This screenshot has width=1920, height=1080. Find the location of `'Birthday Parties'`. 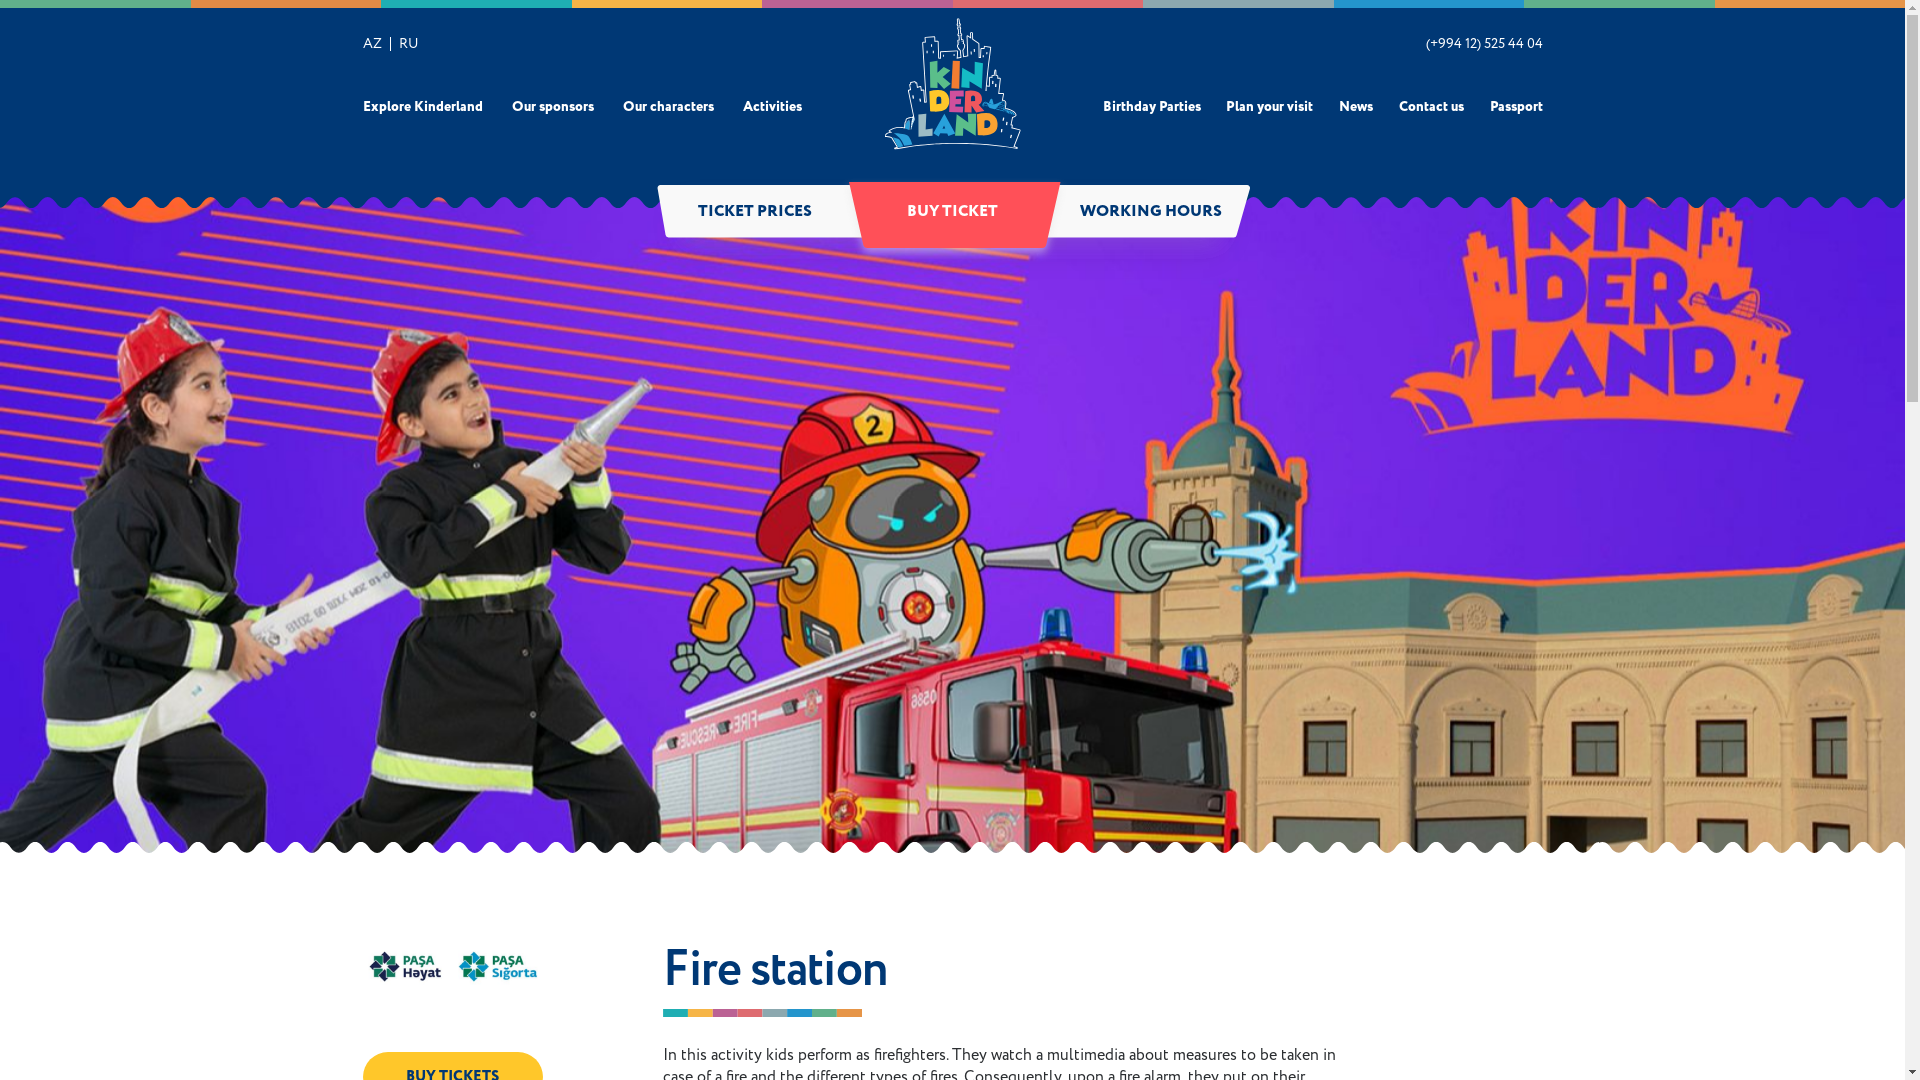

'Birthday Parties' is located at coordinates (1151, 107).